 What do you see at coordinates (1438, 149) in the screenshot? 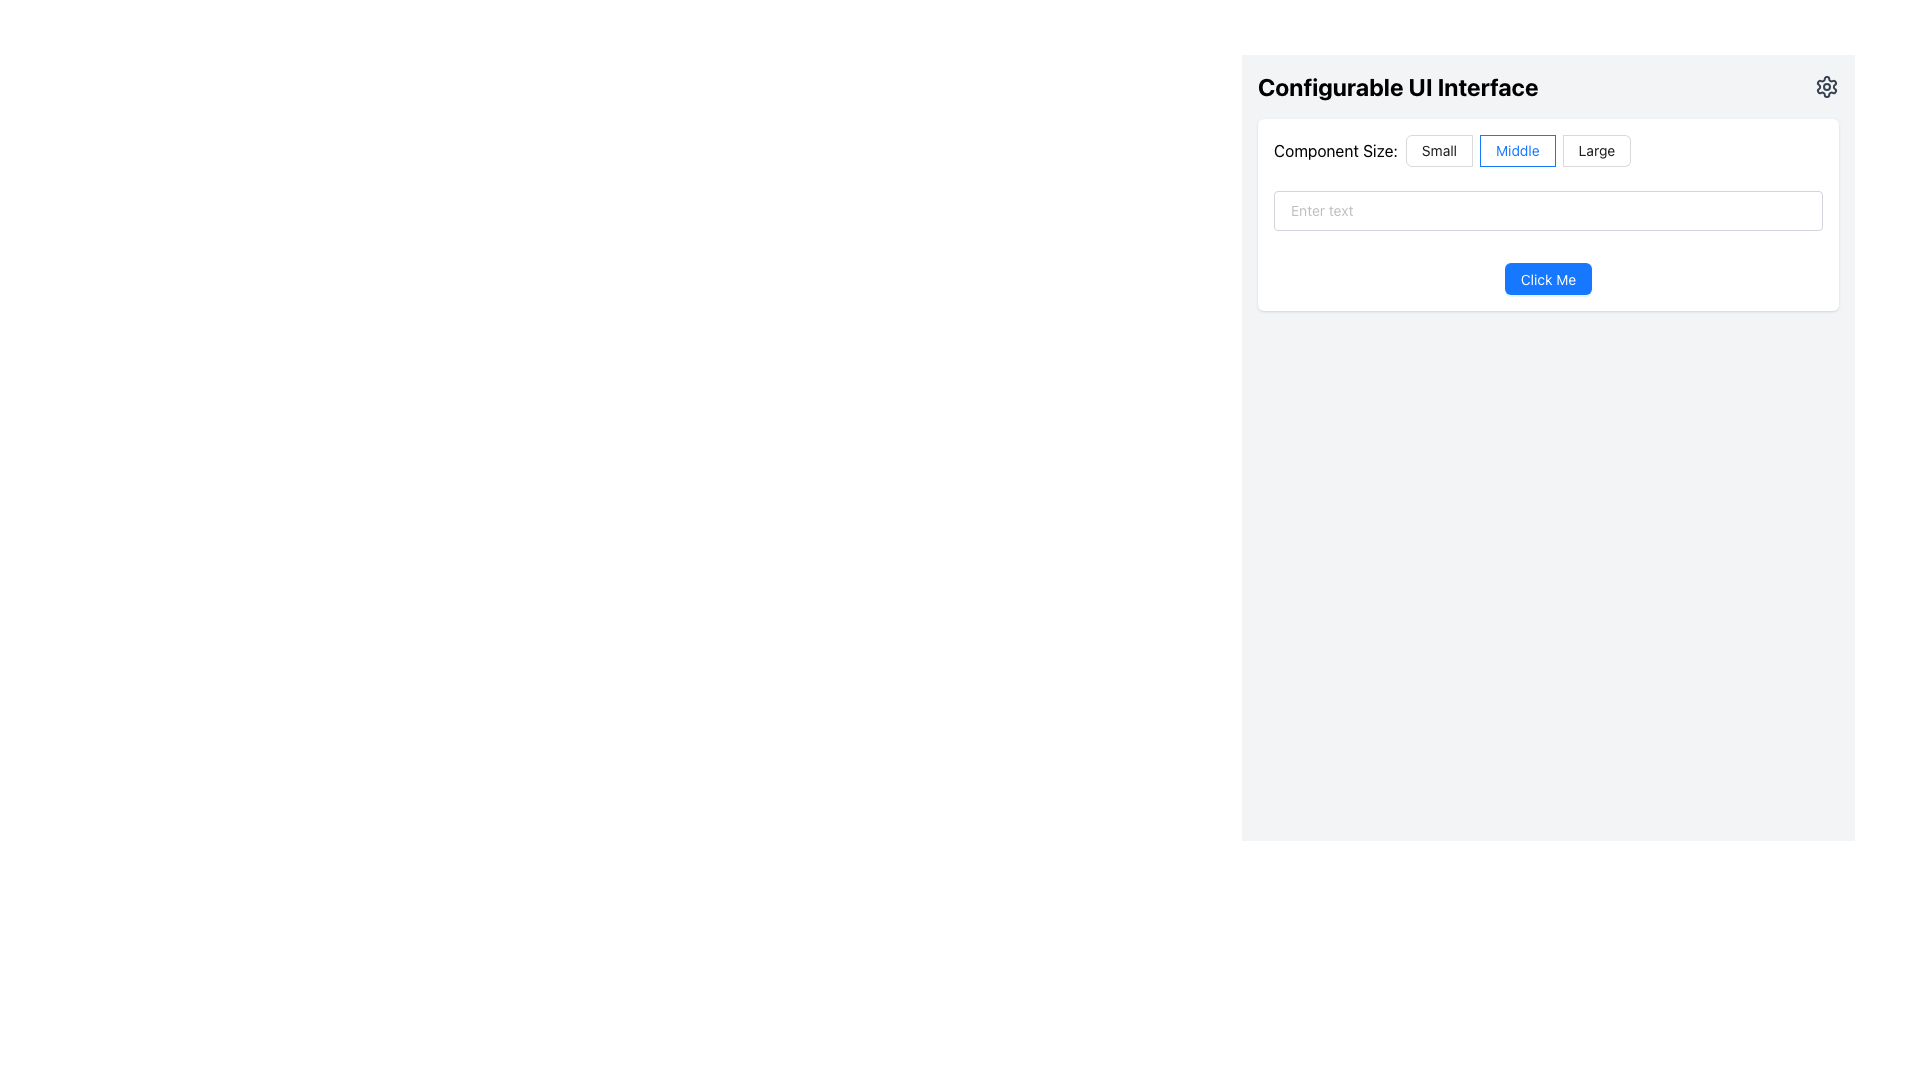
I see `the 'Small' radio button label in the 'Component Size' group, which is the first option among three choices` at bounding box center [1438, 149].